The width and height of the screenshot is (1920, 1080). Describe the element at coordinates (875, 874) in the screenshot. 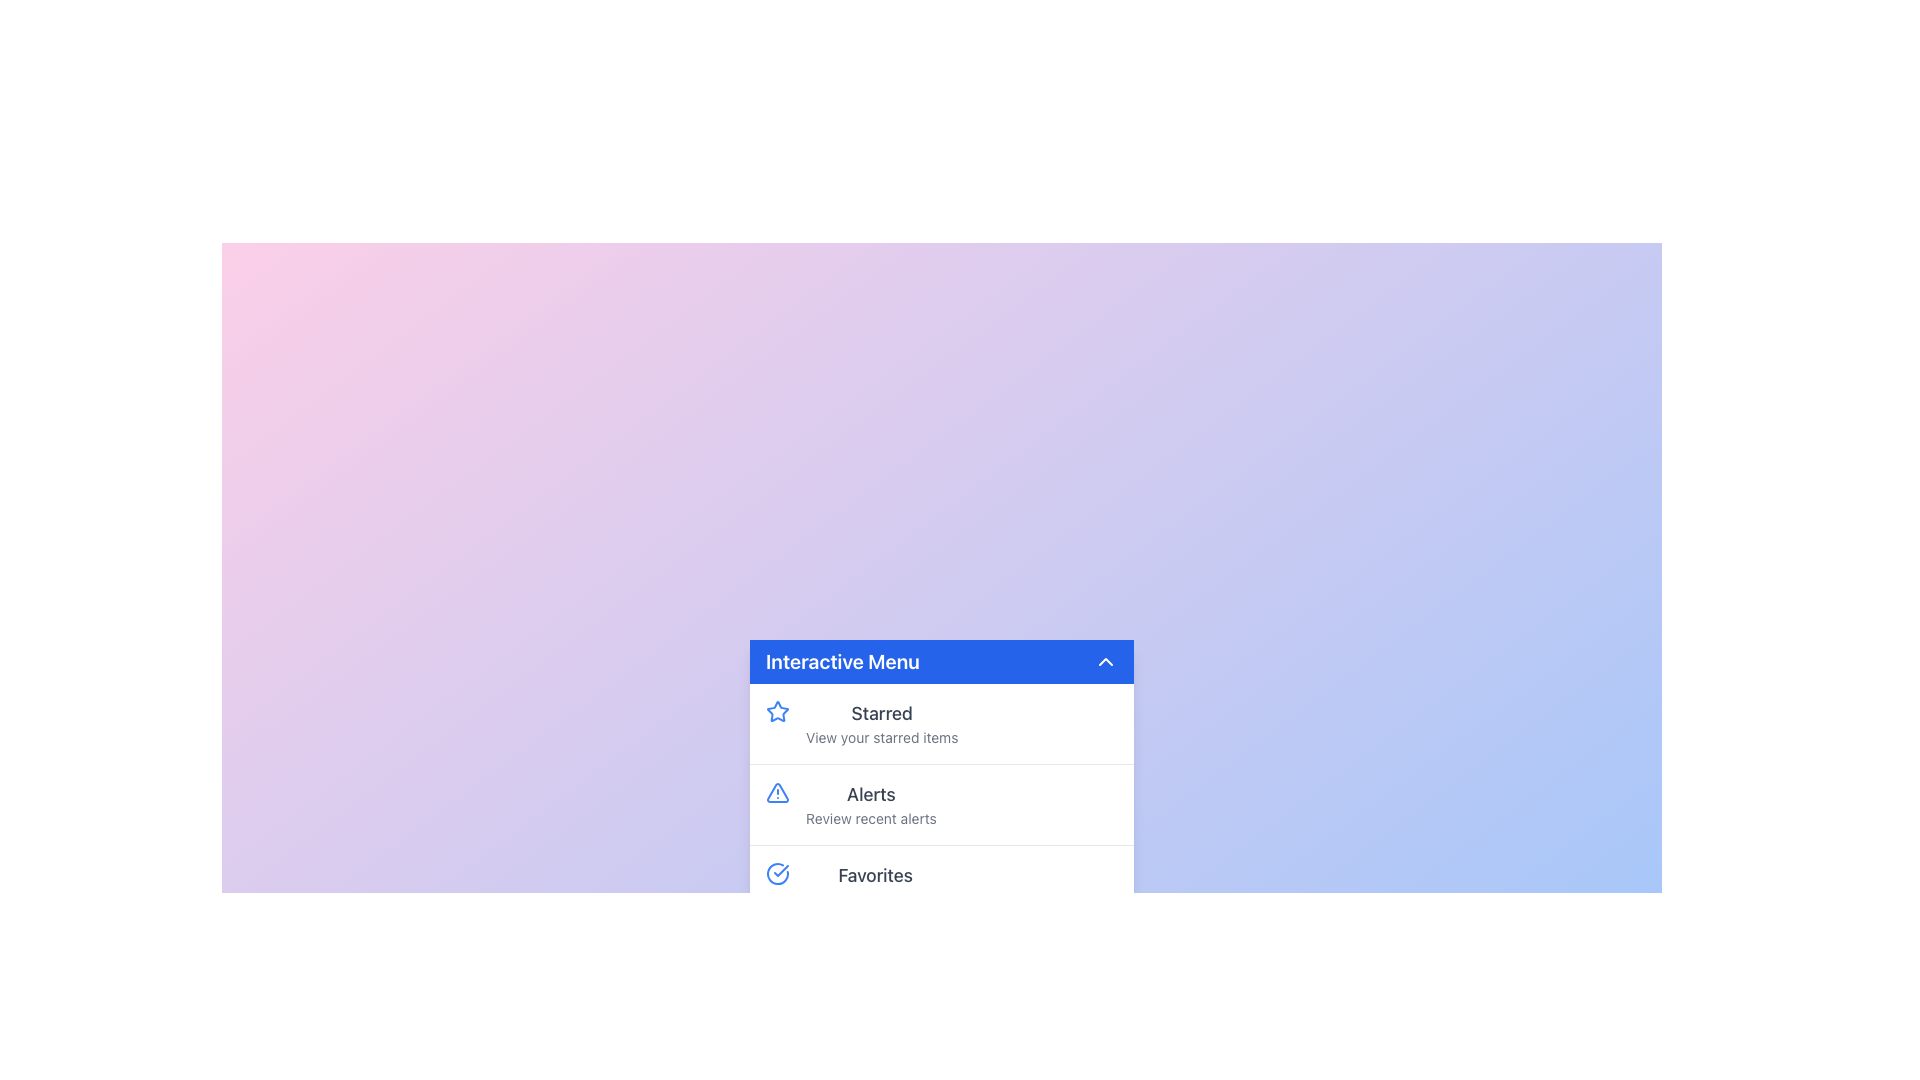

I see `the 'Favorites' static text element within the 'Interactive Menu', which is the third option after 'Starred' and 'Alerts'` at that location.